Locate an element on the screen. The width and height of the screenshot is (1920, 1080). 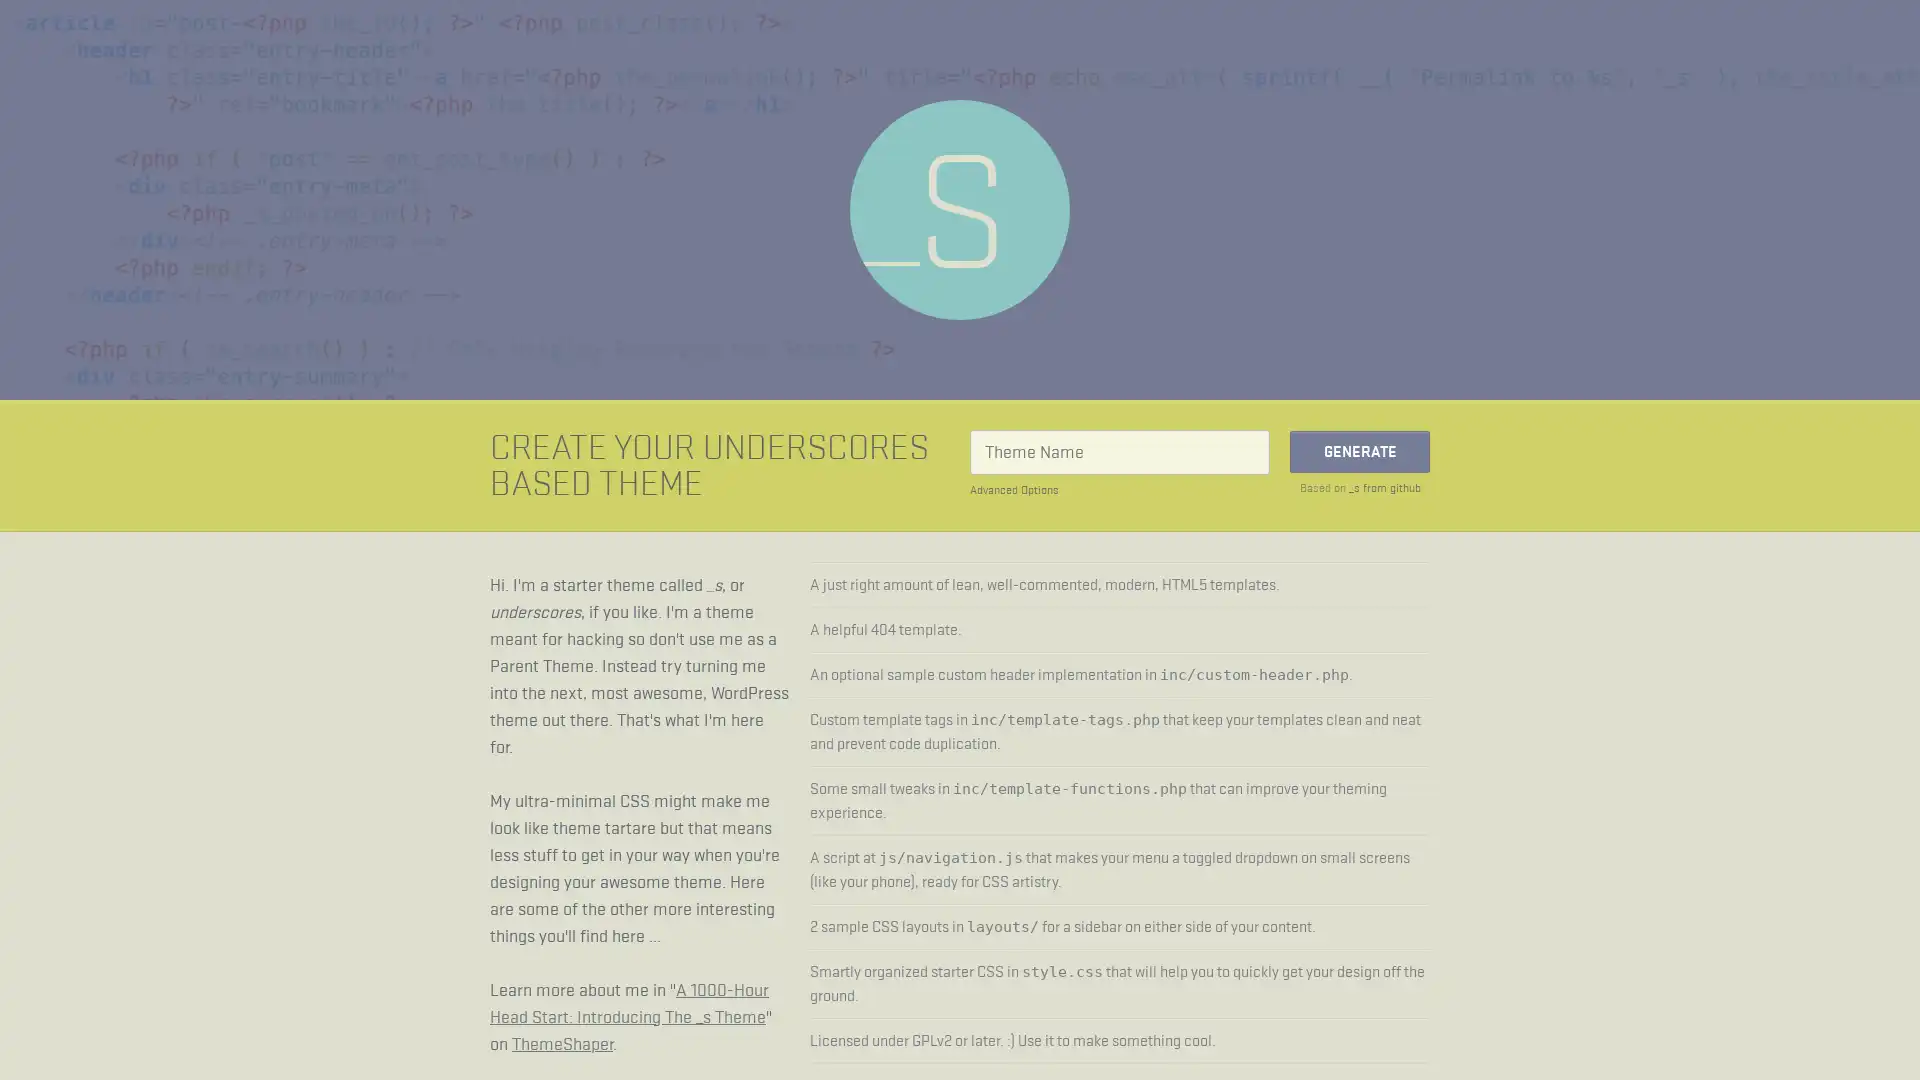
Generate is located at coordinates (1359, 451).